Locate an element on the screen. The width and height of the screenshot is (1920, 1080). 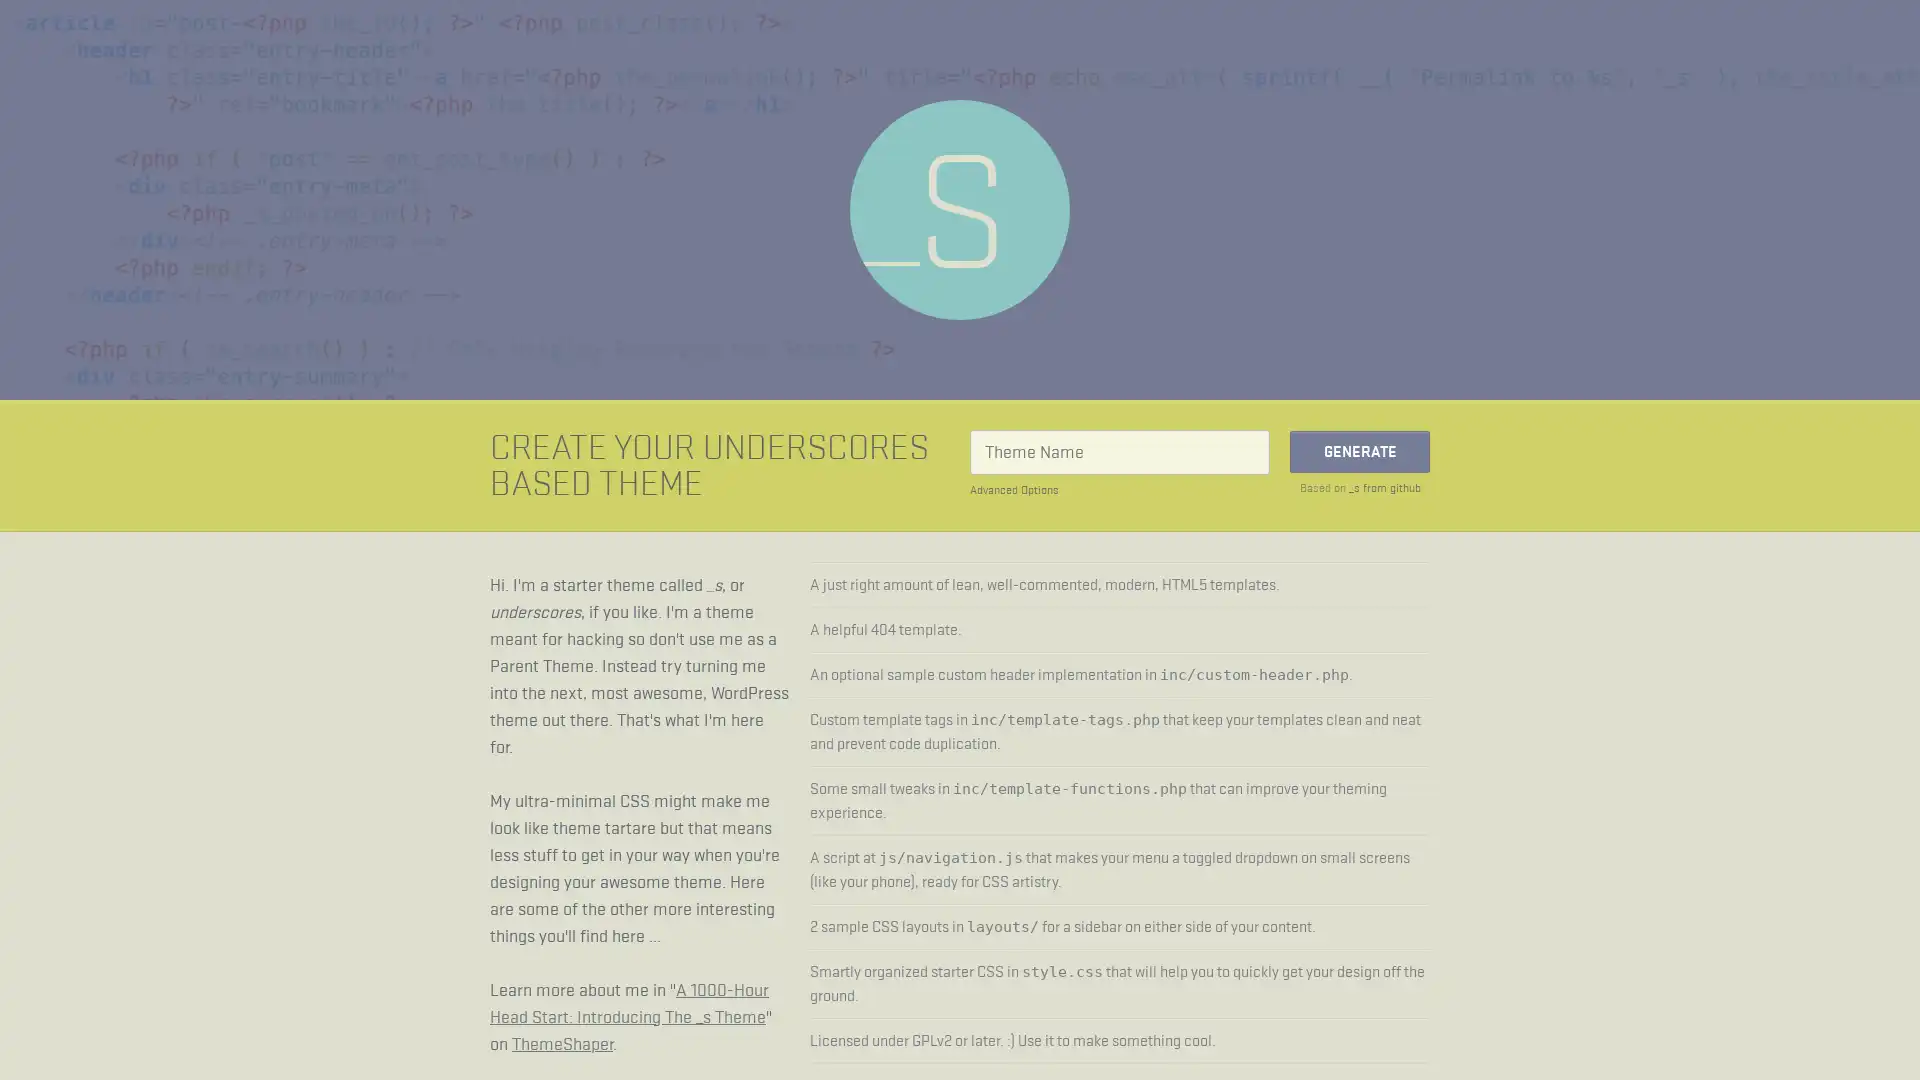
Generate is located at coordinates (1359, 451).